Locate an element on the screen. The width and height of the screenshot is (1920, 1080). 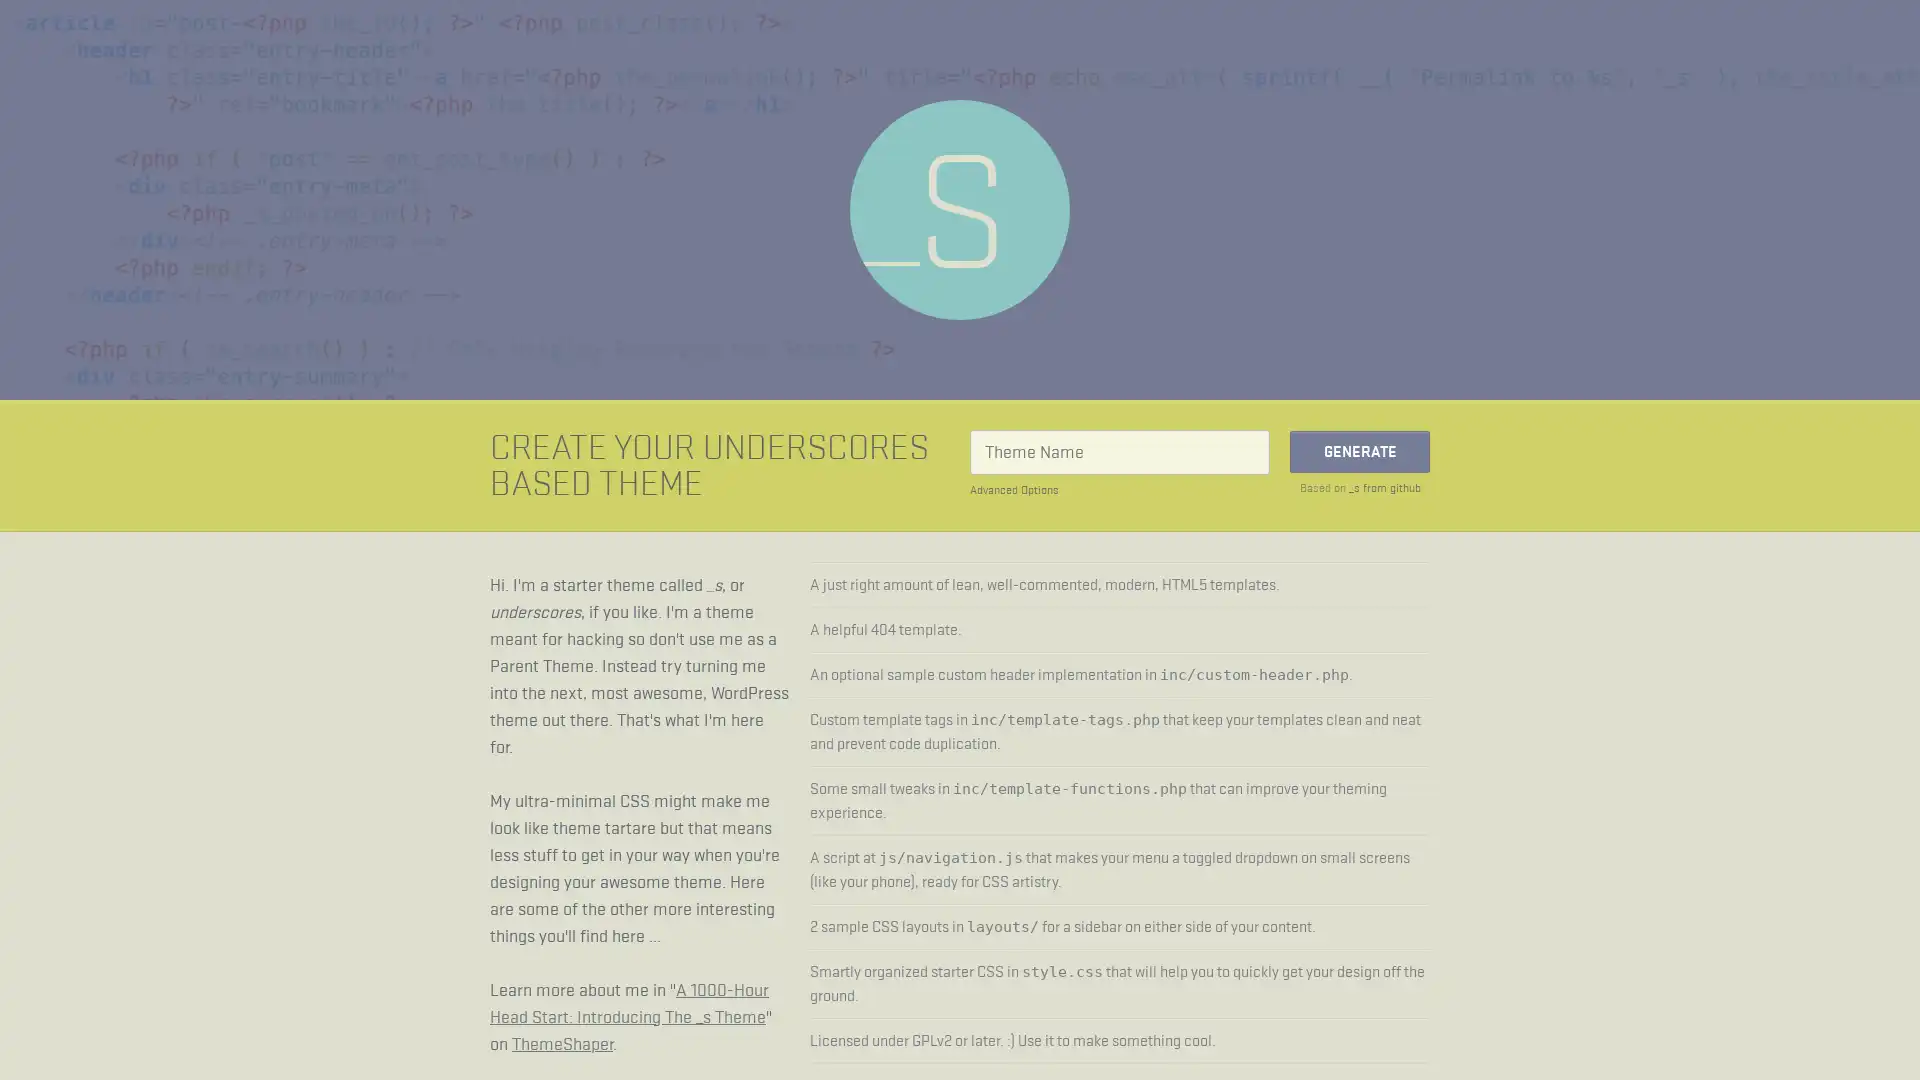
Generate is located at coordinates (1359, 451).